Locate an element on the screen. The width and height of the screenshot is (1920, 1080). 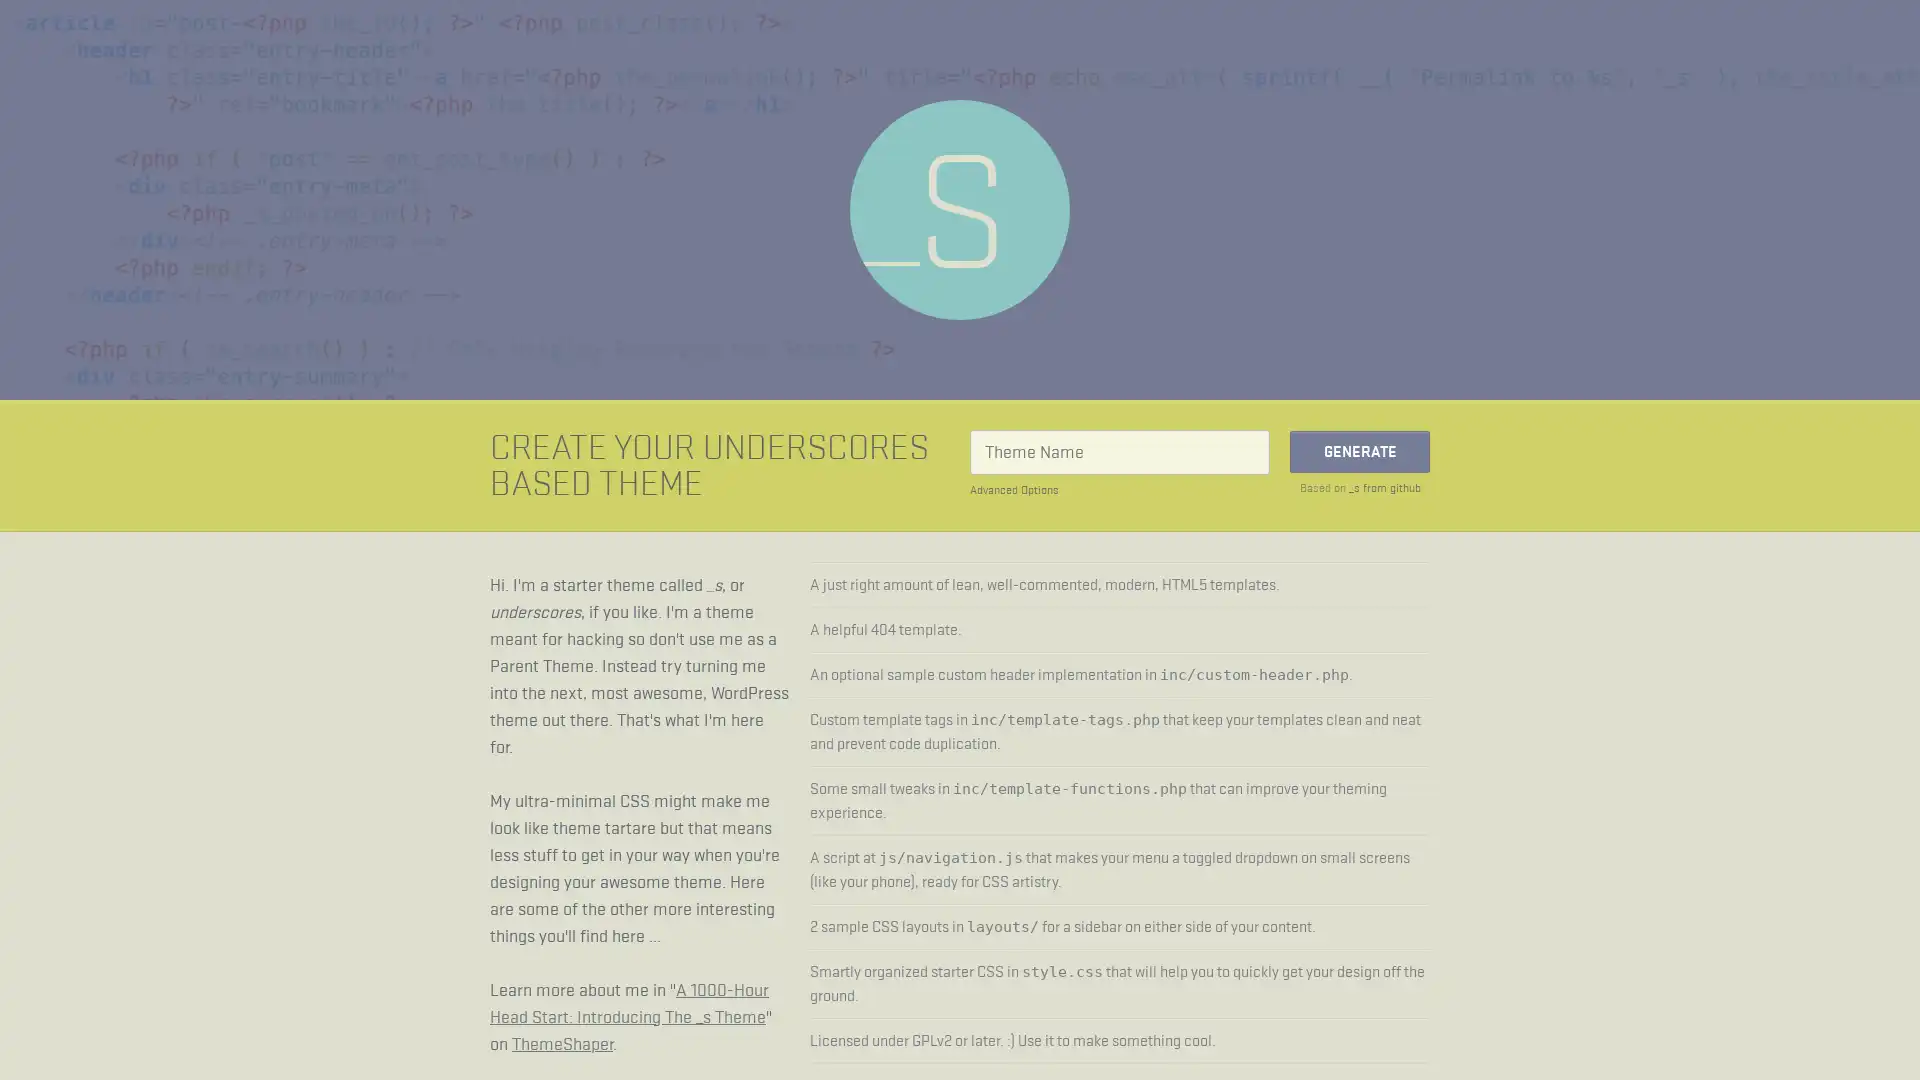
Generate is located at coordinates (1359, 451).